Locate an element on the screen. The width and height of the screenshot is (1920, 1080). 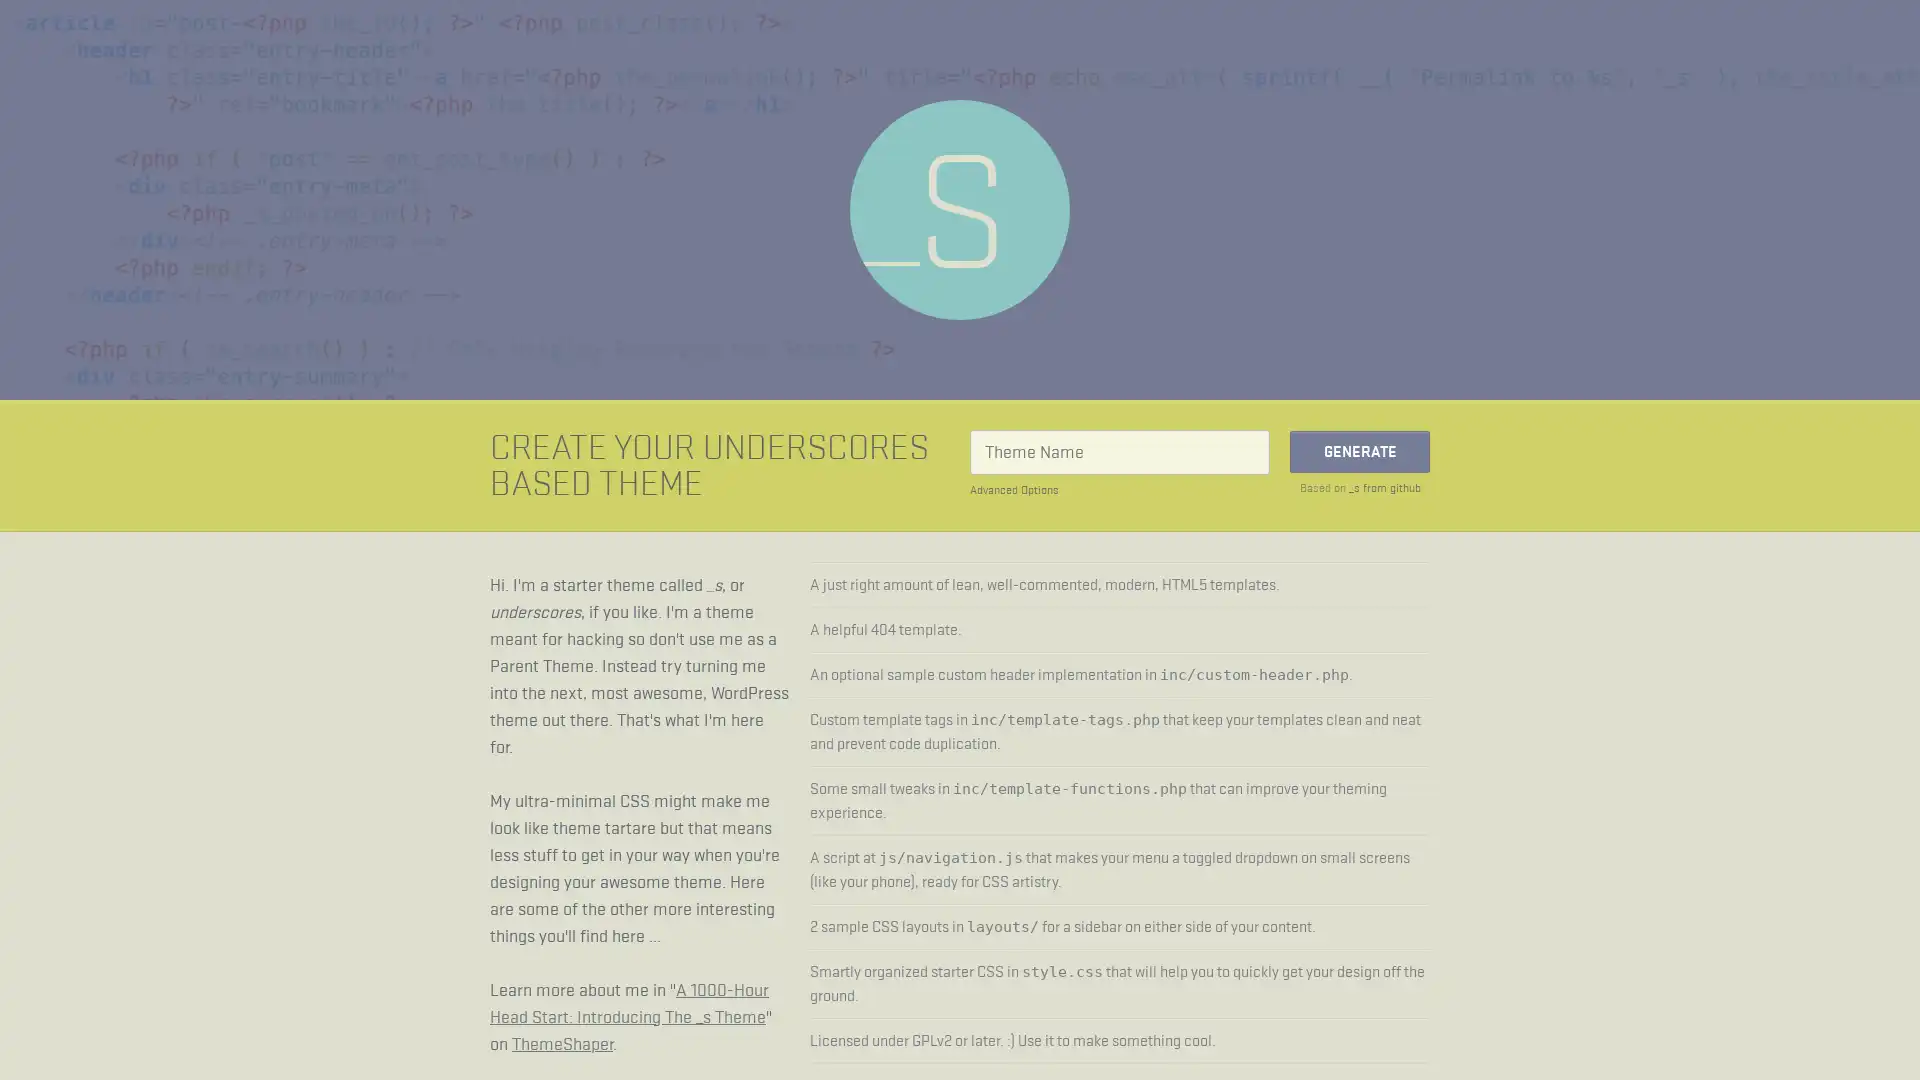
Generate is located at coordinates (1359, 451).